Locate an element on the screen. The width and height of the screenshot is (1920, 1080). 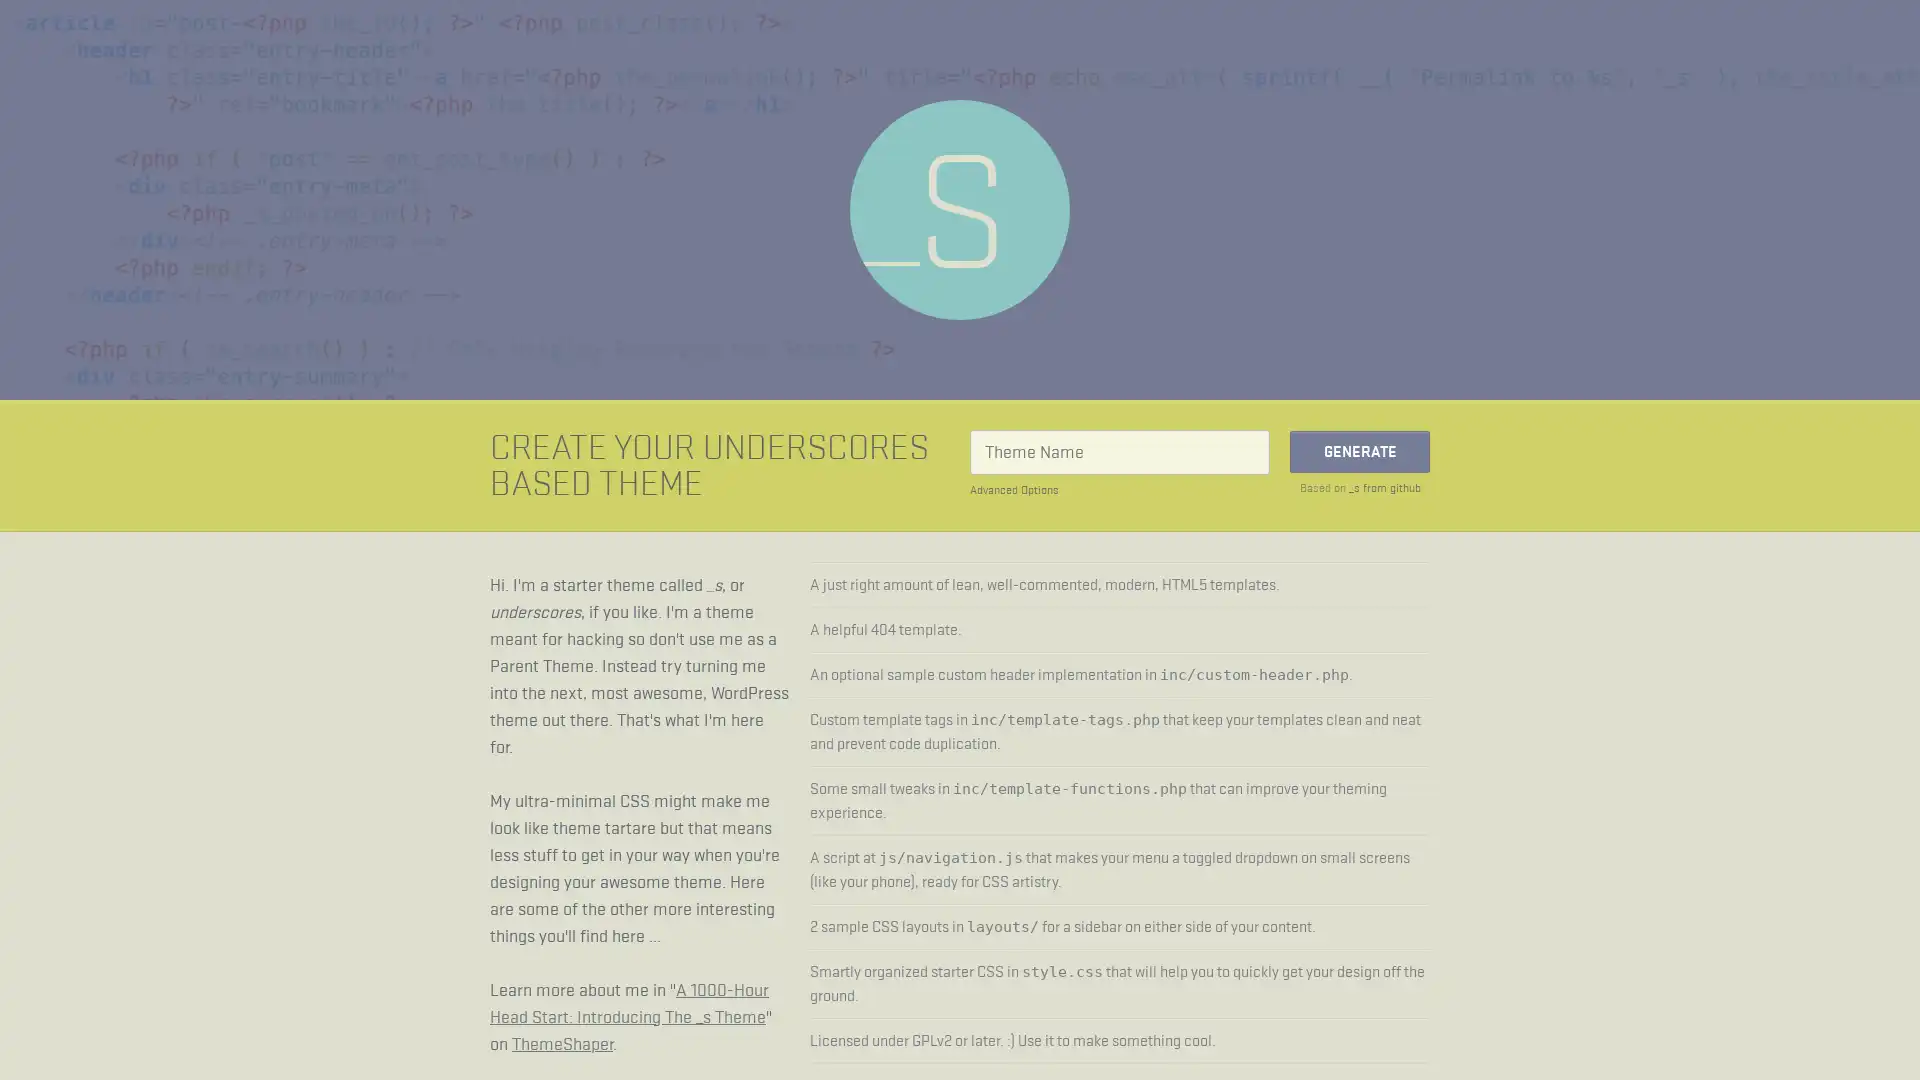
Generate is located at coordinates (1359, 451).